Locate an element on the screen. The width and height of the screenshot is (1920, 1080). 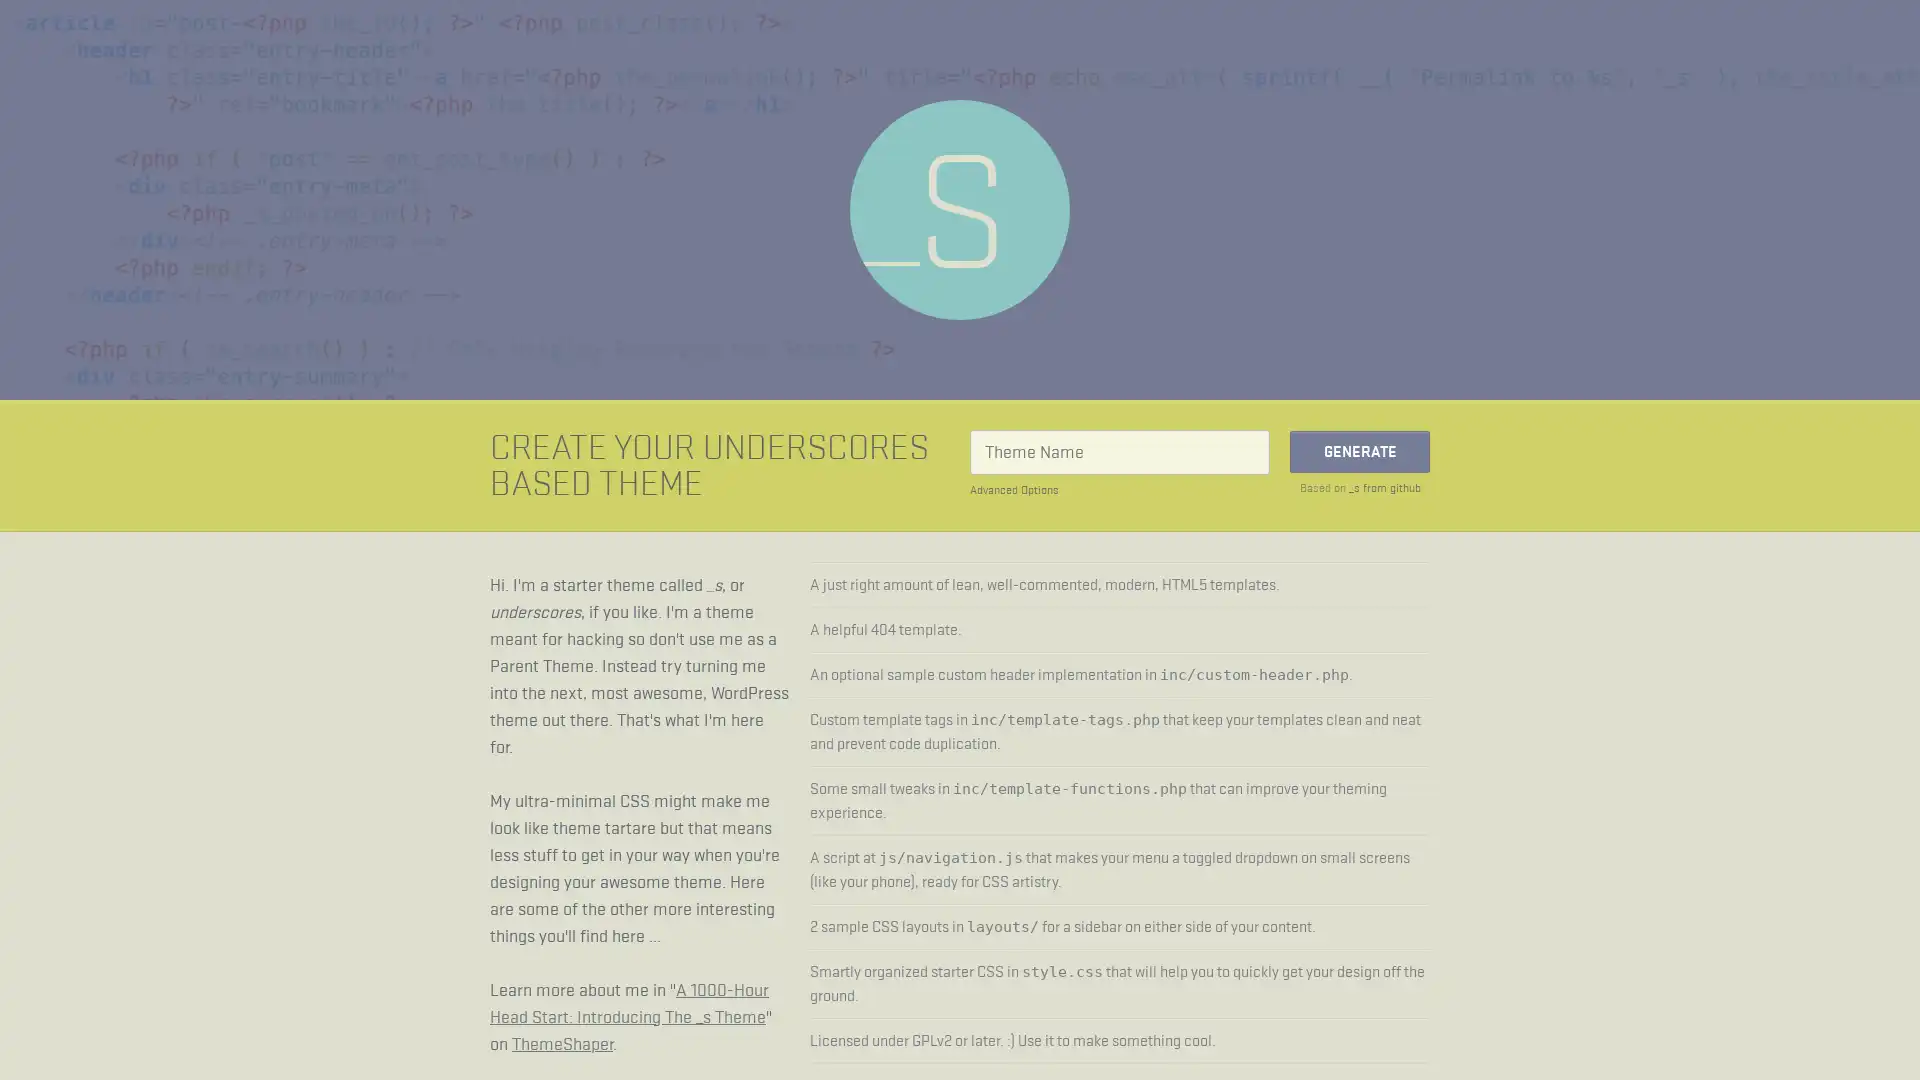
Generate is located at coordinates (1359, 451).